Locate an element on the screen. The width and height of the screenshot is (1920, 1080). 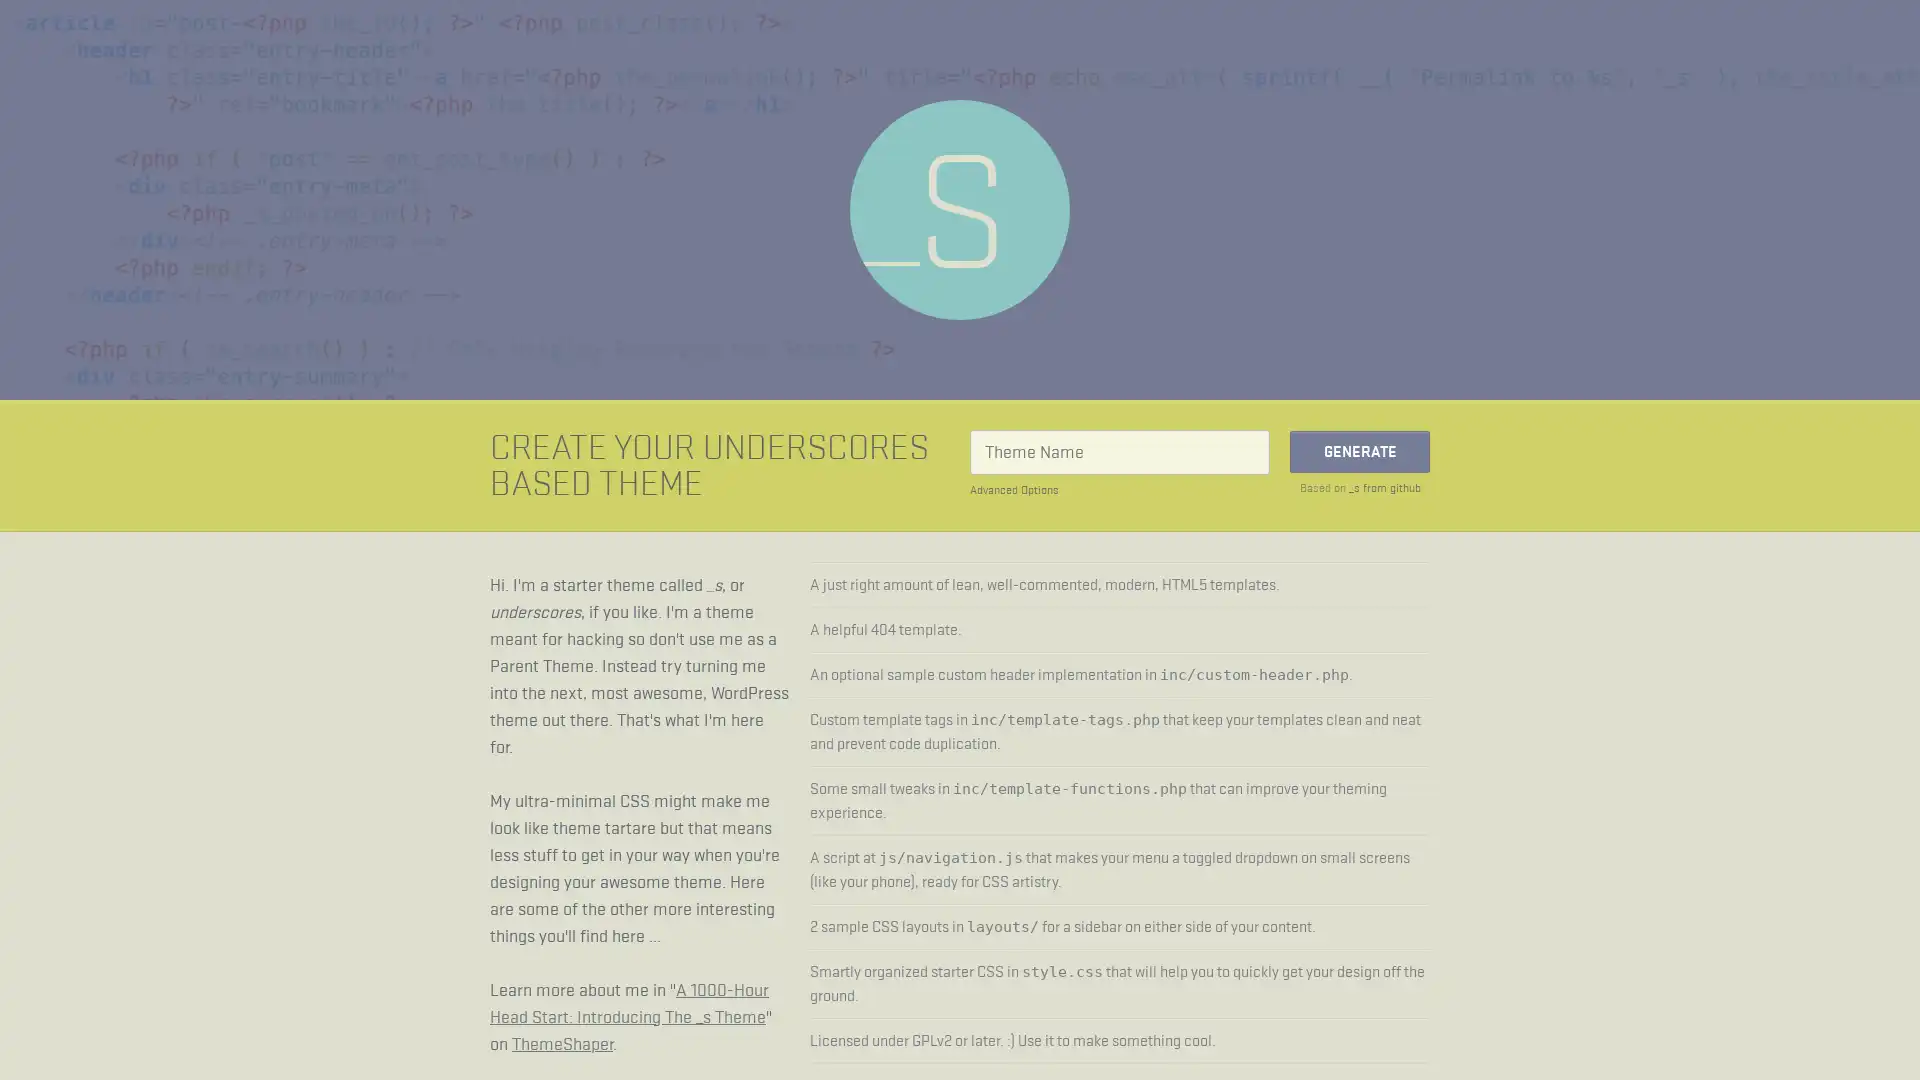
Generate is located at coordinates (1359, 451).